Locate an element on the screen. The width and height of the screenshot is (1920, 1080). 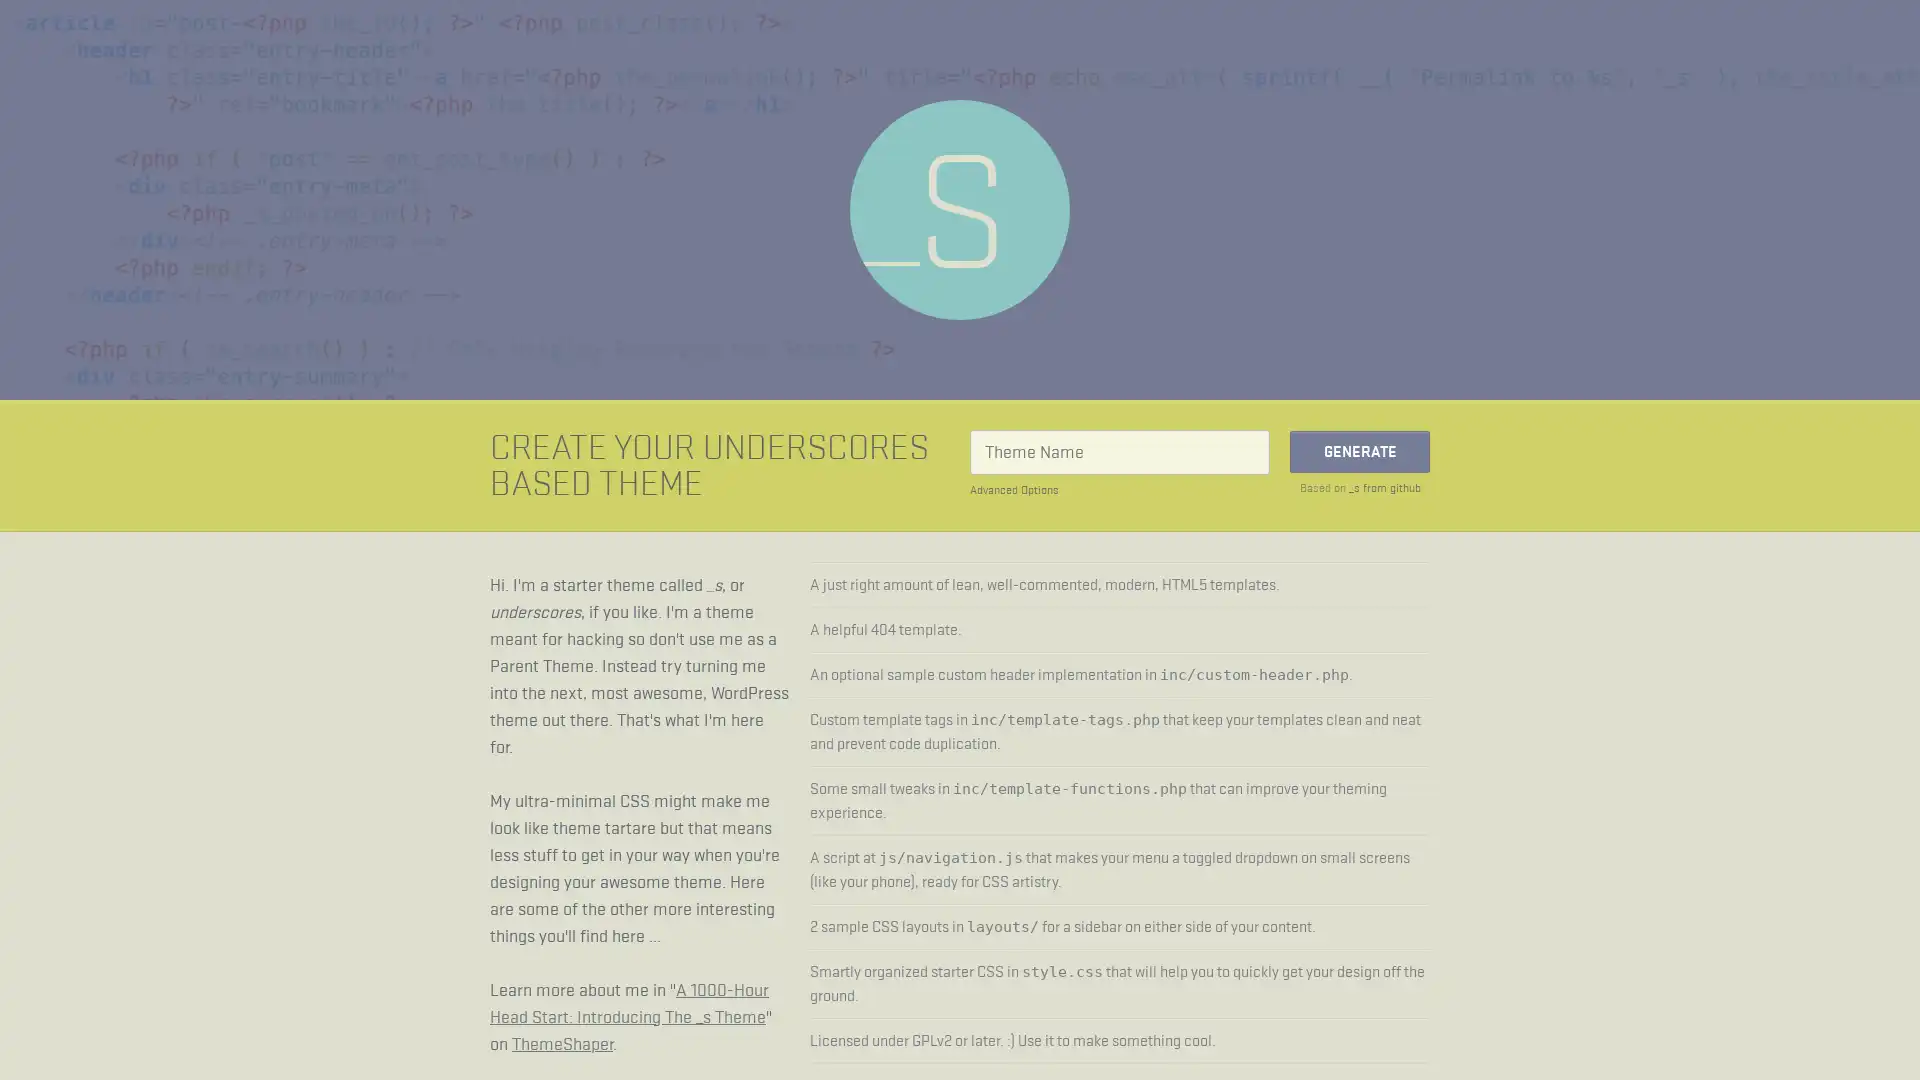
Generate is located at coordinates (1359, 451).